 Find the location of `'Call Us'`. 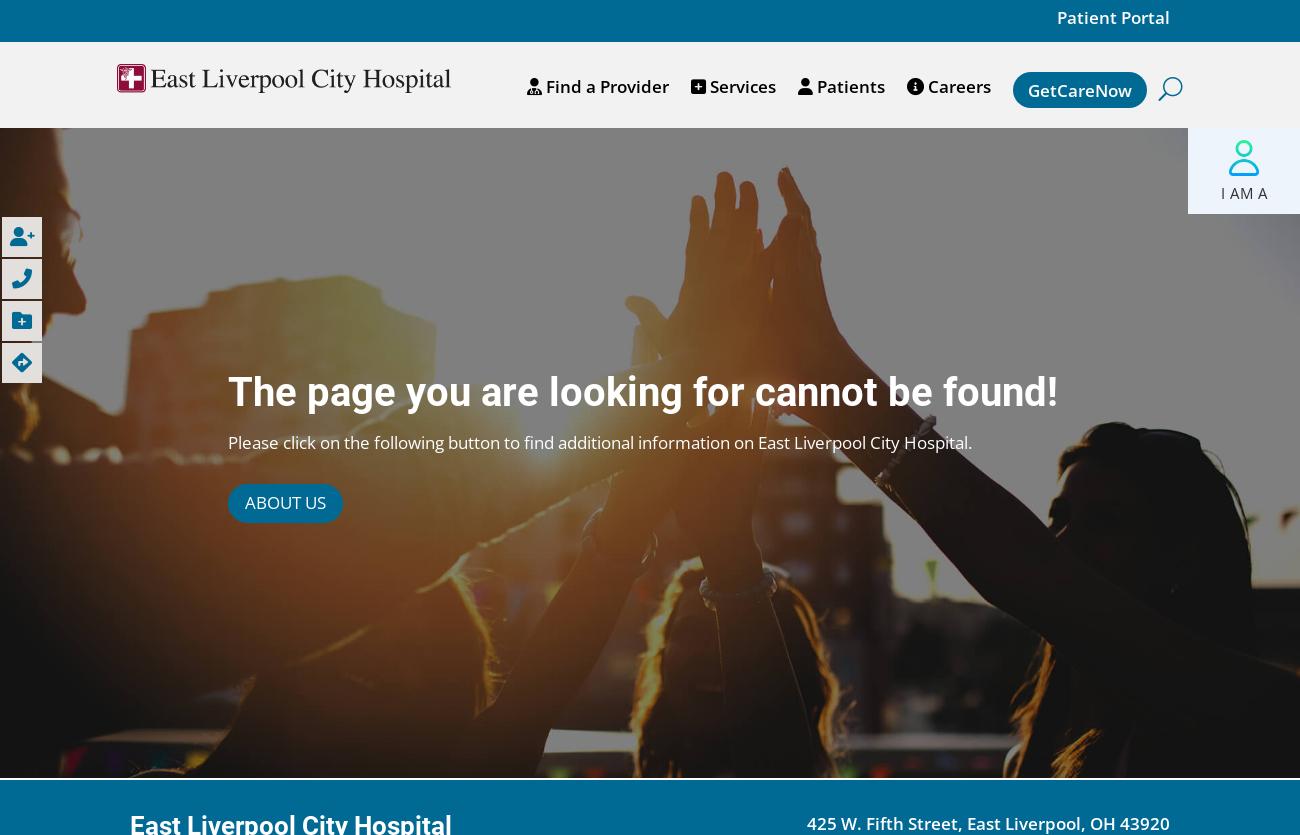

'Call Us' is located at coordinates (97, 277).